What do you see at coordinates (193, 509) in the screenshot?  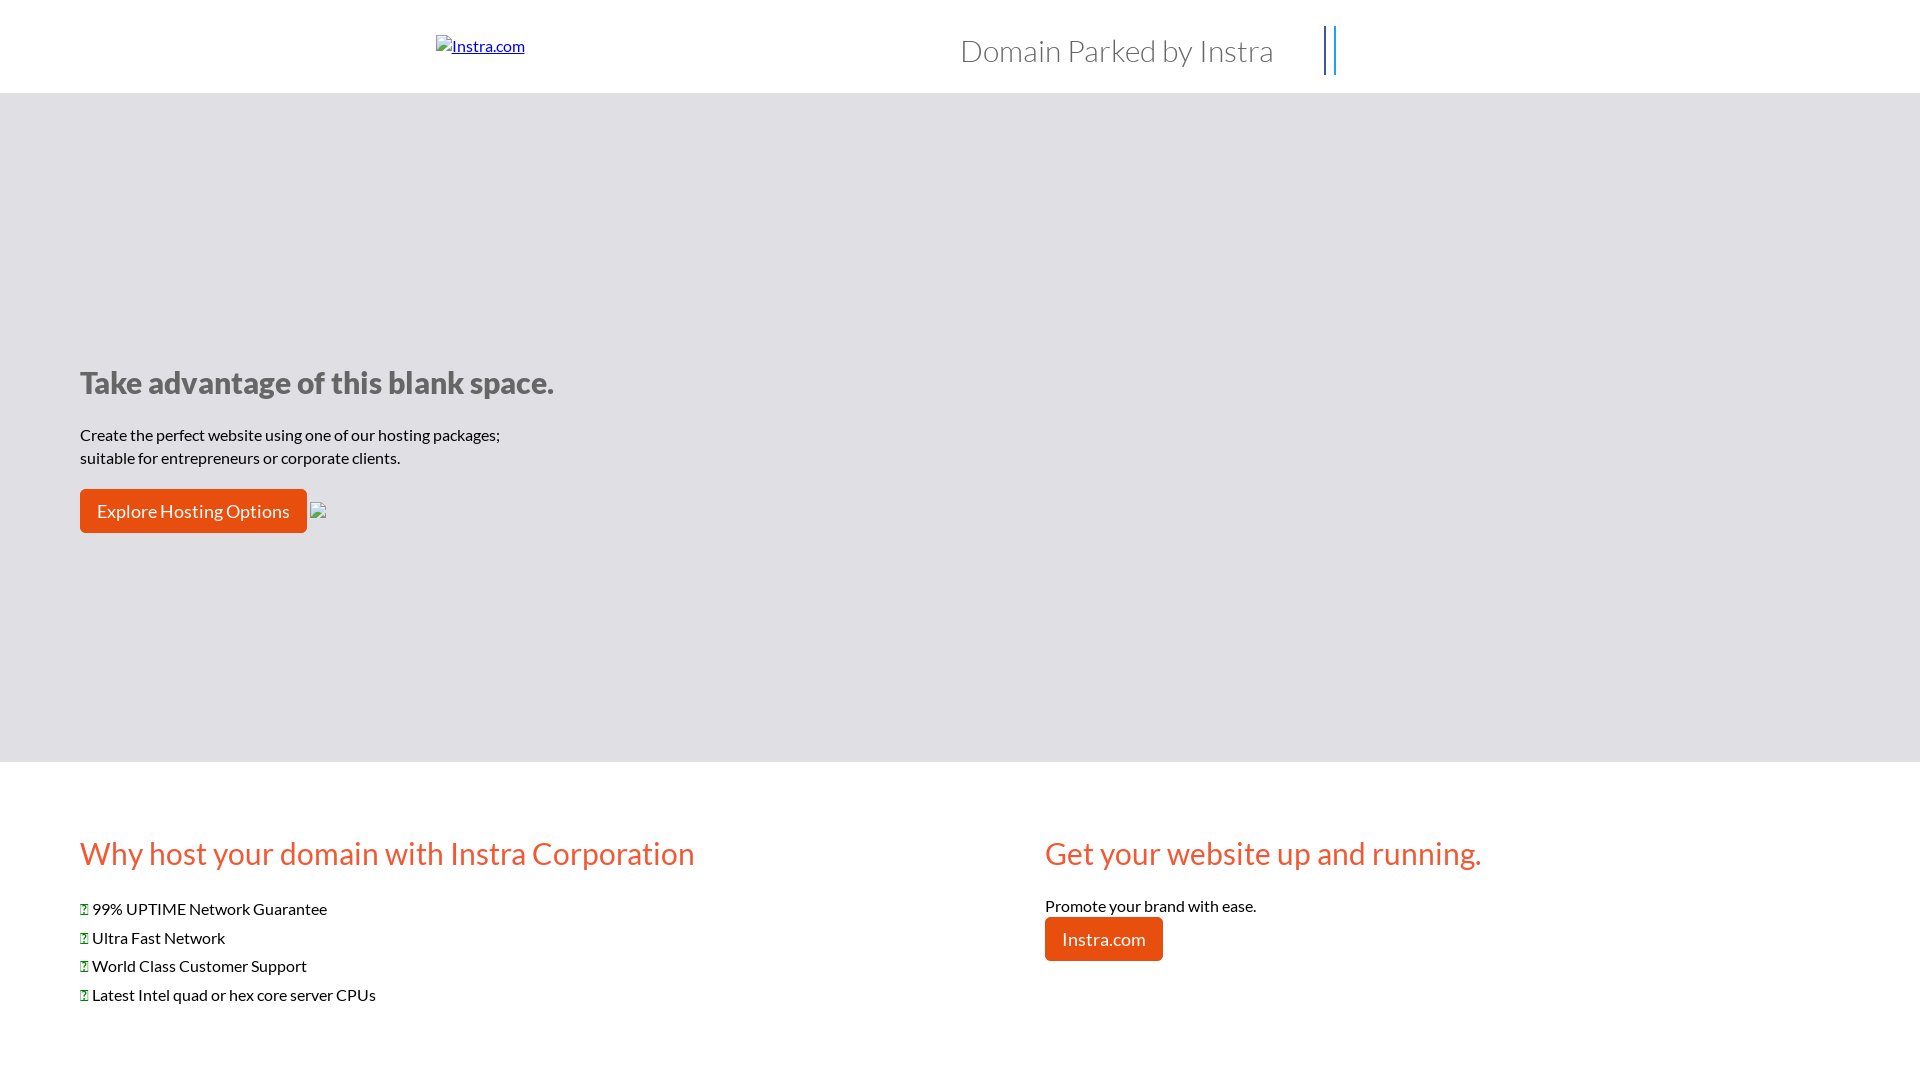 I see `'Explore Hosting Options'` at bounding box center [193, 509].